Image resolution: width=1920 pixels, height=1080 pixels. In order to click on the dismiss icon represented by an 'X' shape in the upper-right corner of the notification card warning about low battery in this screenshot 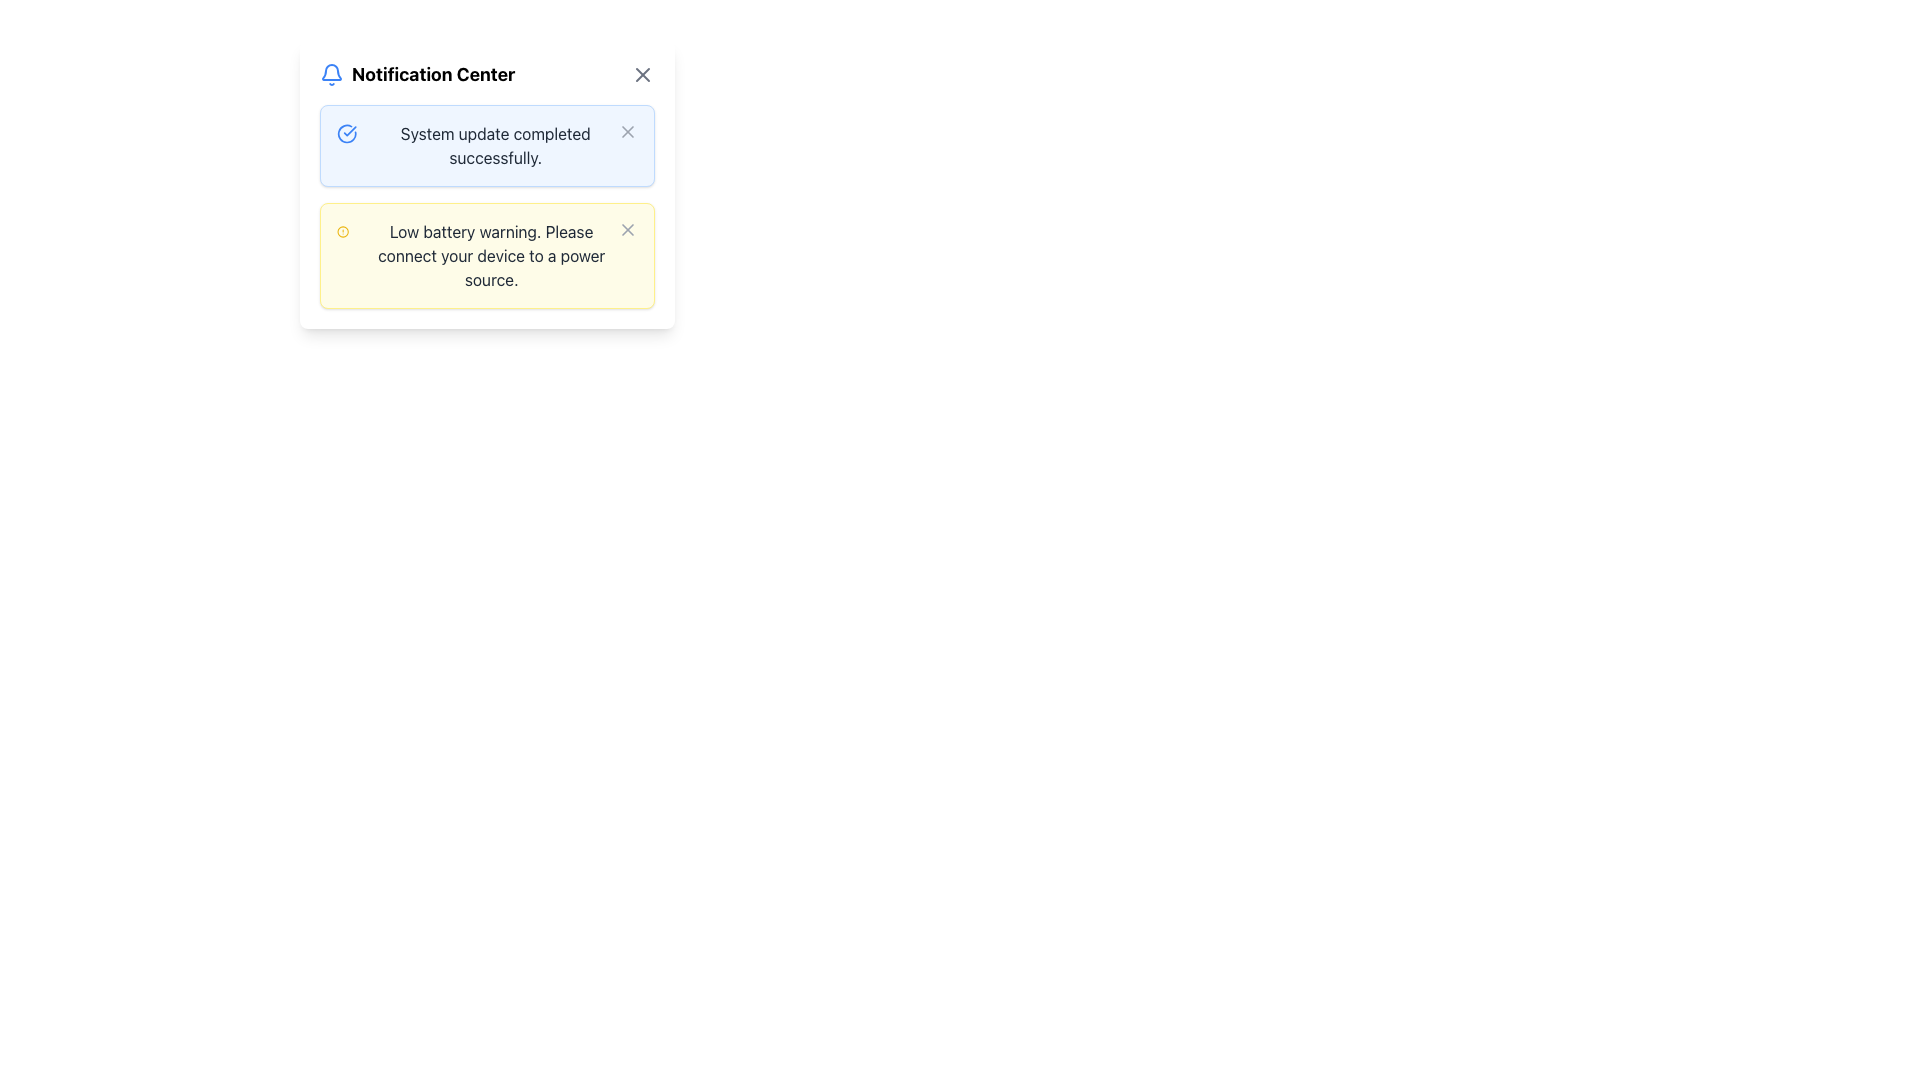, I will do `click(627, 229)`.